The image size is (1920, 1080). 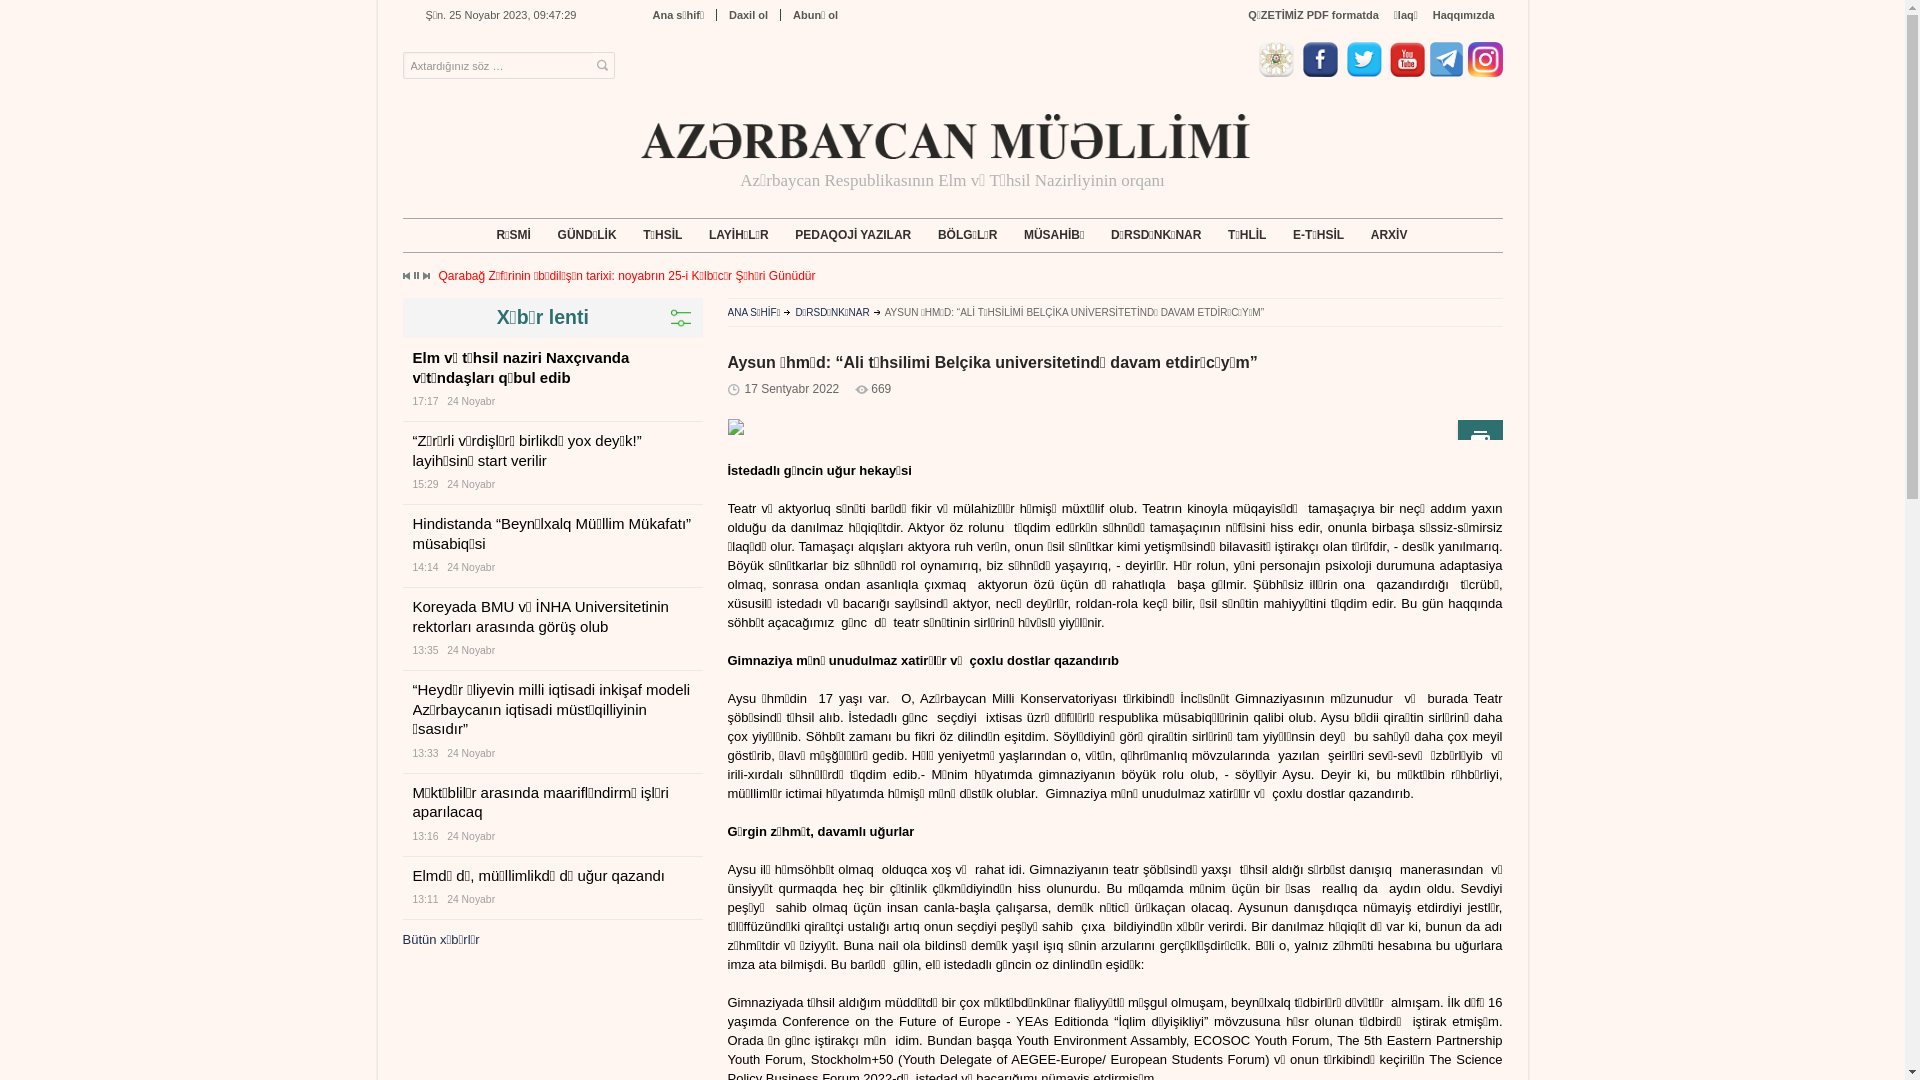 What do you see at coordinates (600, 65) in the screenshot?
I see `'Axtar'` at bounding box center [600, 65].